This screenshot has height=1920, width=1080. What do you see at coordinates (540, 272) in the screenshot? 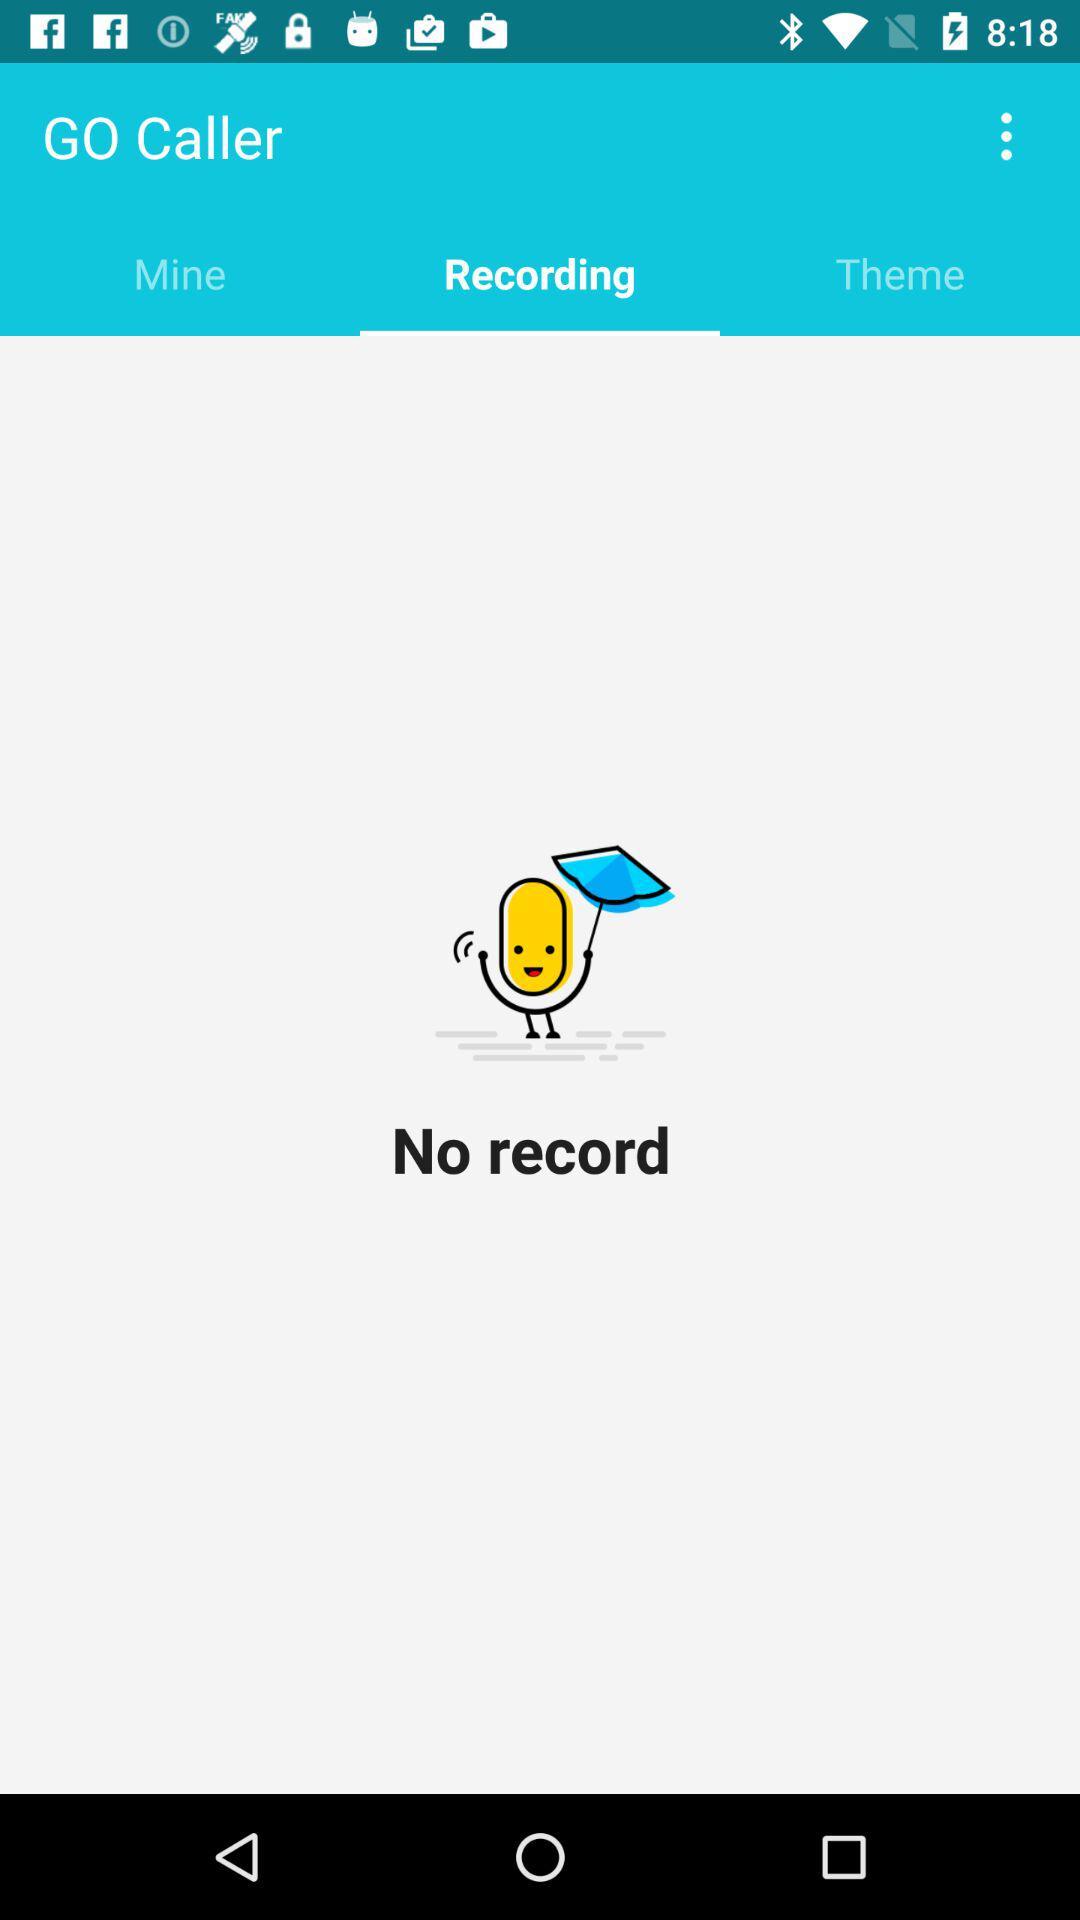
I see `icon to the right of the mine item` at bounding box center [540, 272].